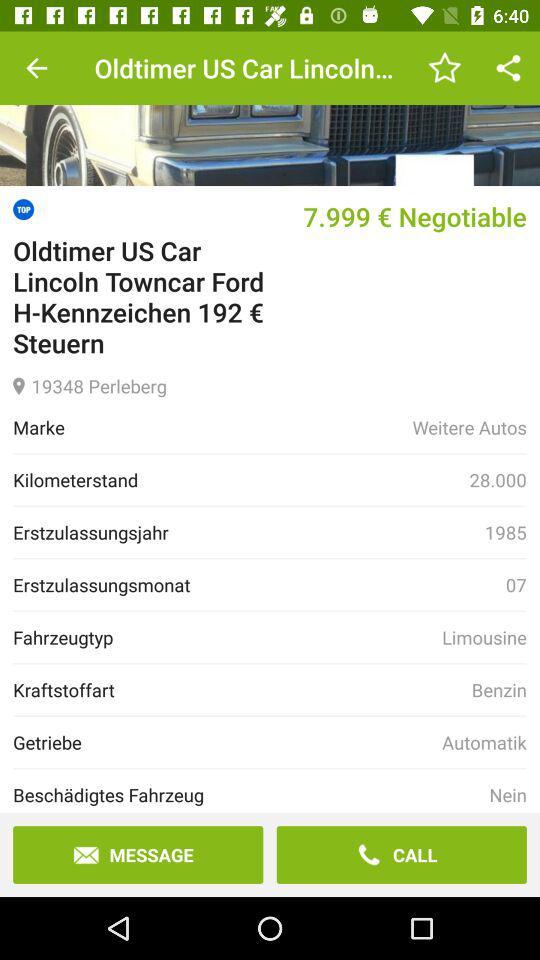  What do you see at coordinates (483, 741) in the screenshot?
I see `icon next to getriebe item` at bounding box center [483, 741].